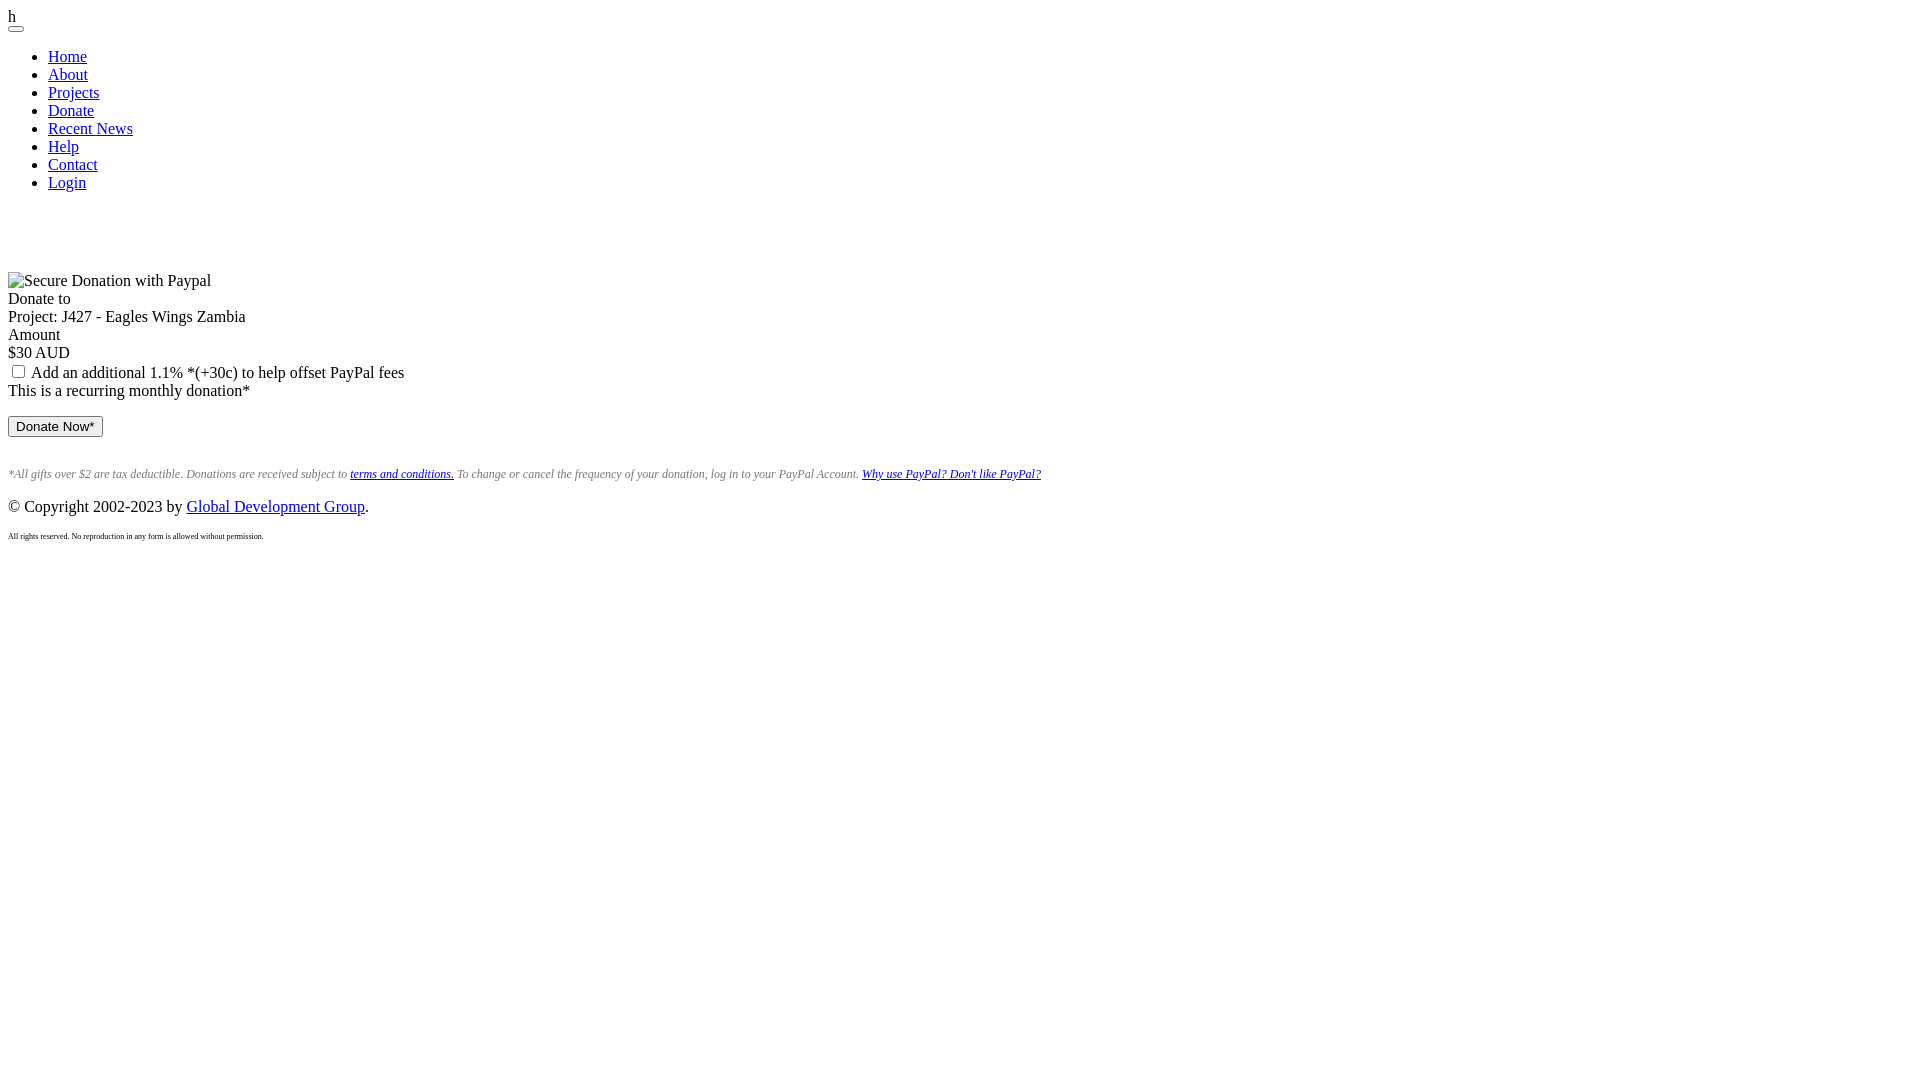 This screenshot has width=1920, height=1080. What do you see at coordinates (945, 474) in the screenshot?
I see `'Don't like PayPal?'` at bounding box center [945, 474].